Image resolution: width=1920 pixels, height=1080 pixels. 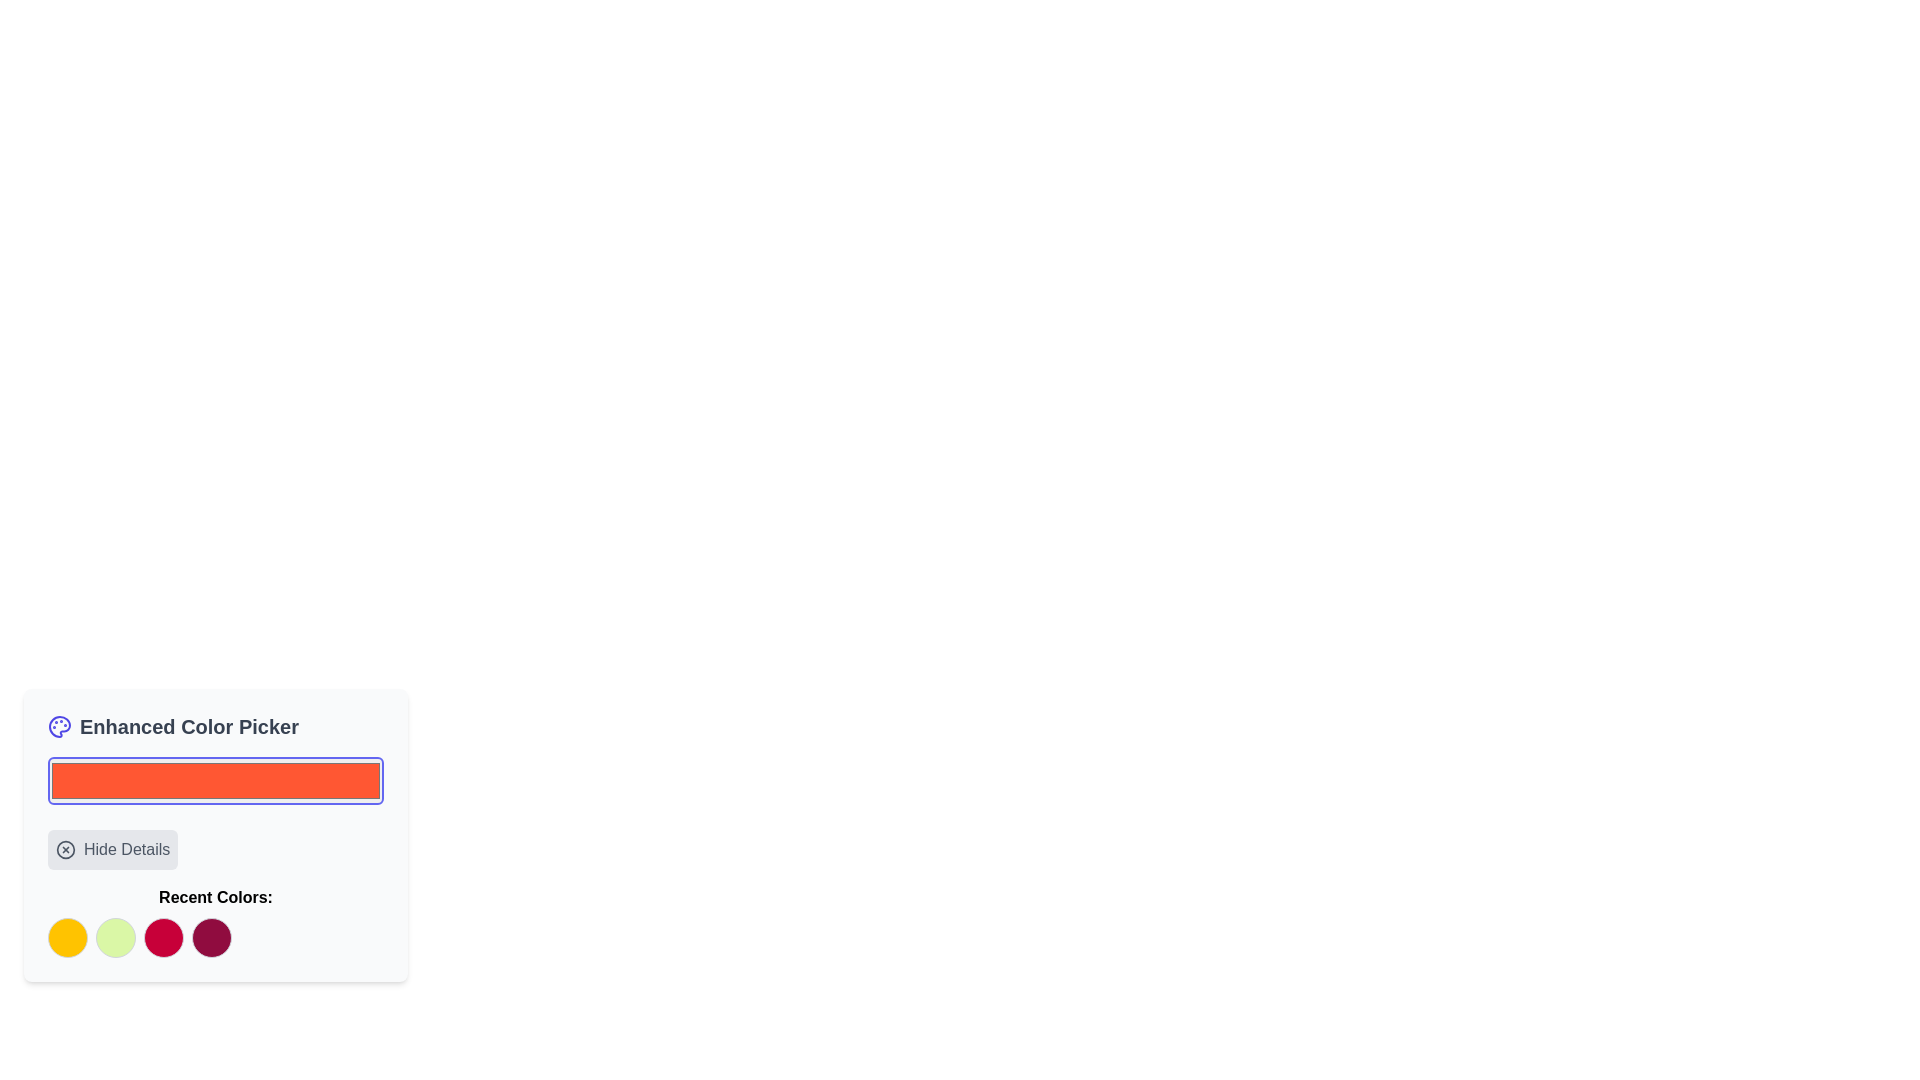 I want to click on the label that describes the section of recent color options, positioned at the top of the colored circular buttons, so click(x=216, y=897).